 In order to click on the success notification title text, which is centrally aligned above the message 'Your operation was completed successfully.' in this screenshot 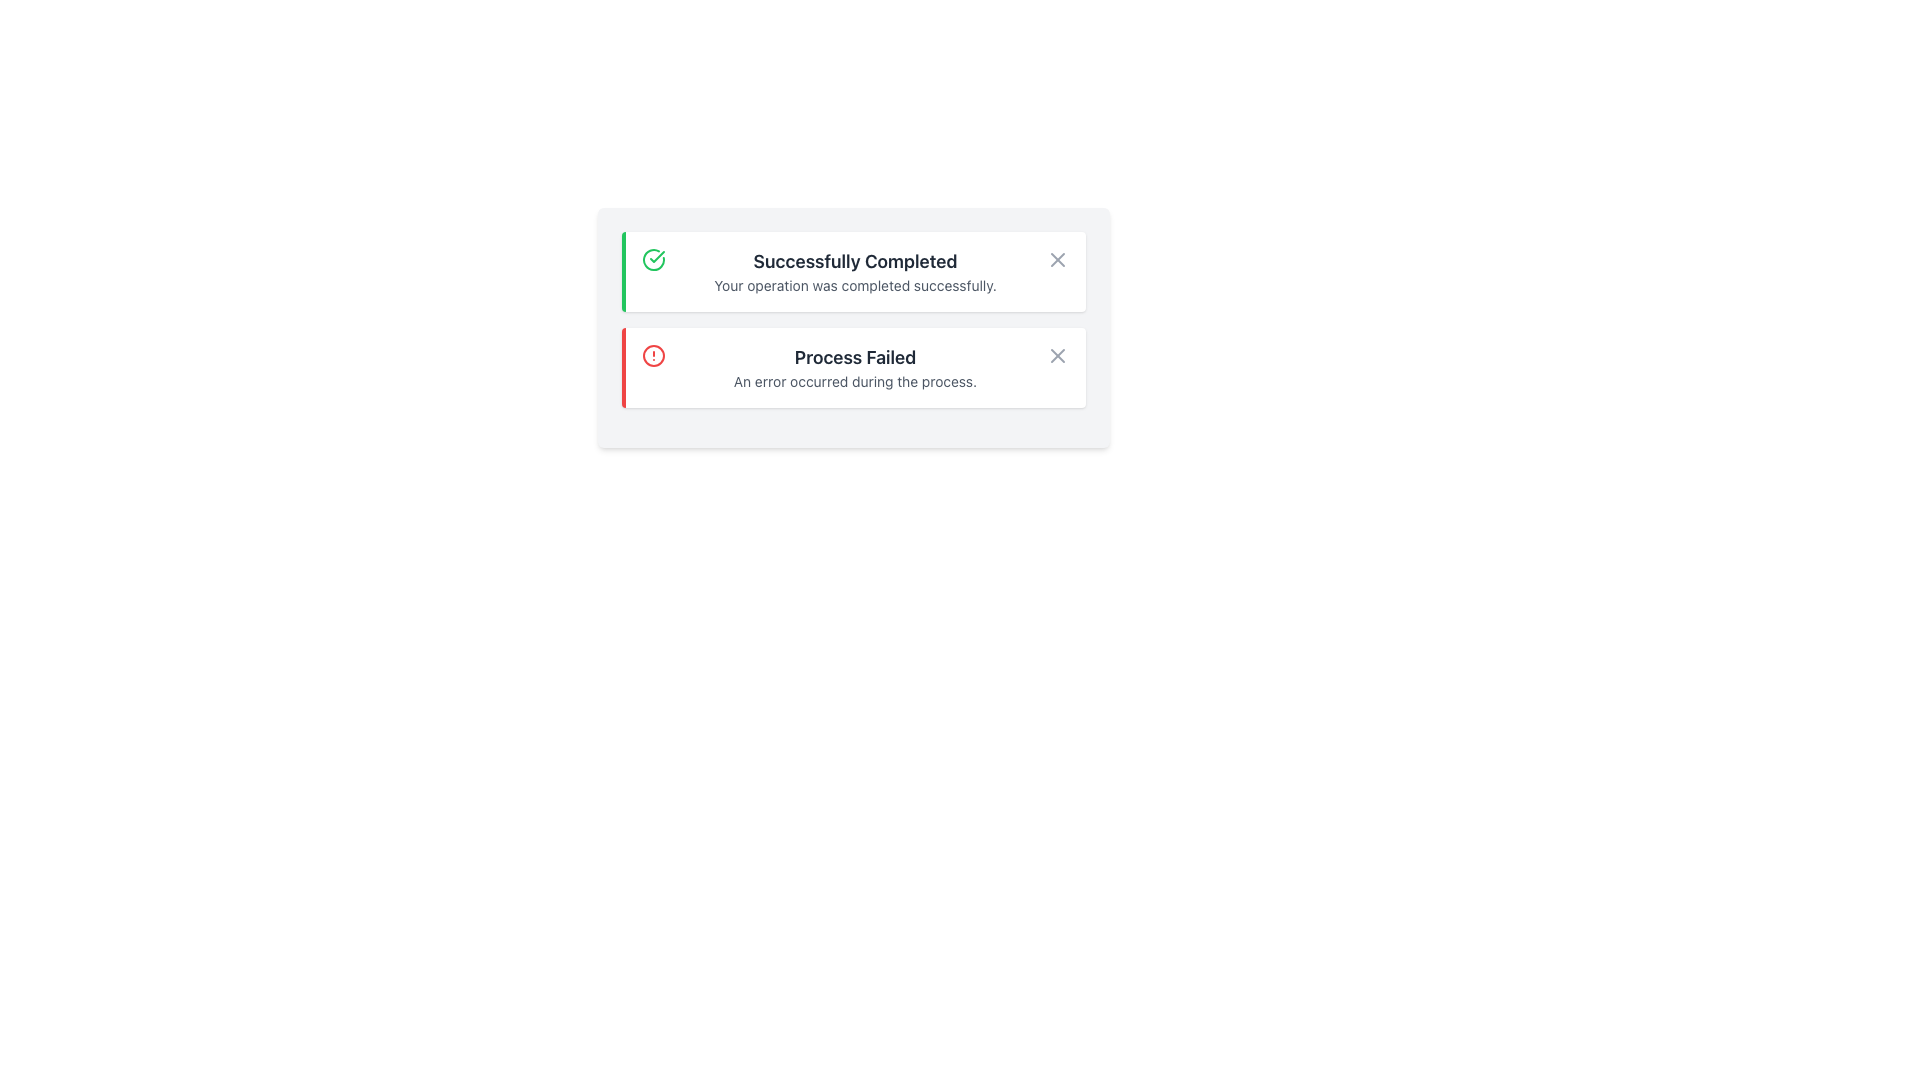, I will do `click(855, 261)`.